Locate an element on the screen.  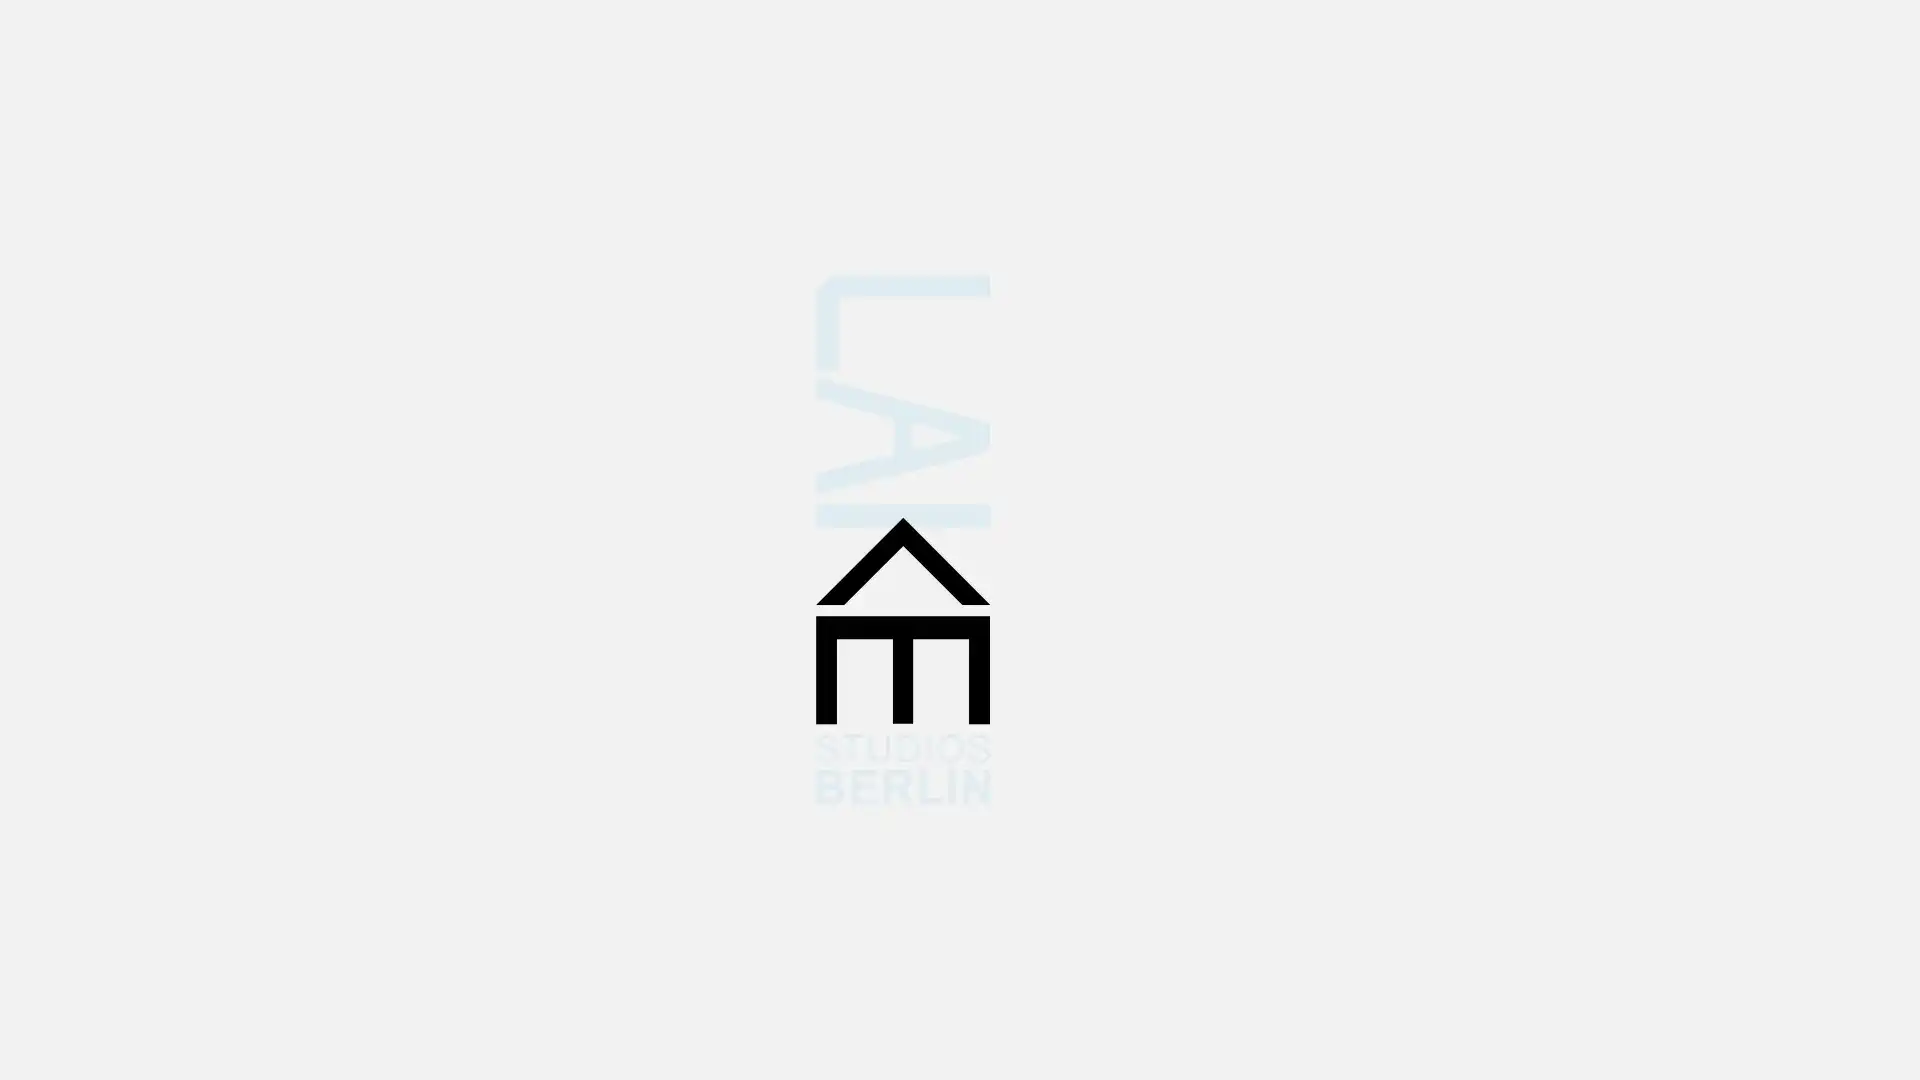
Menu is located at coordinates (1844, 192).